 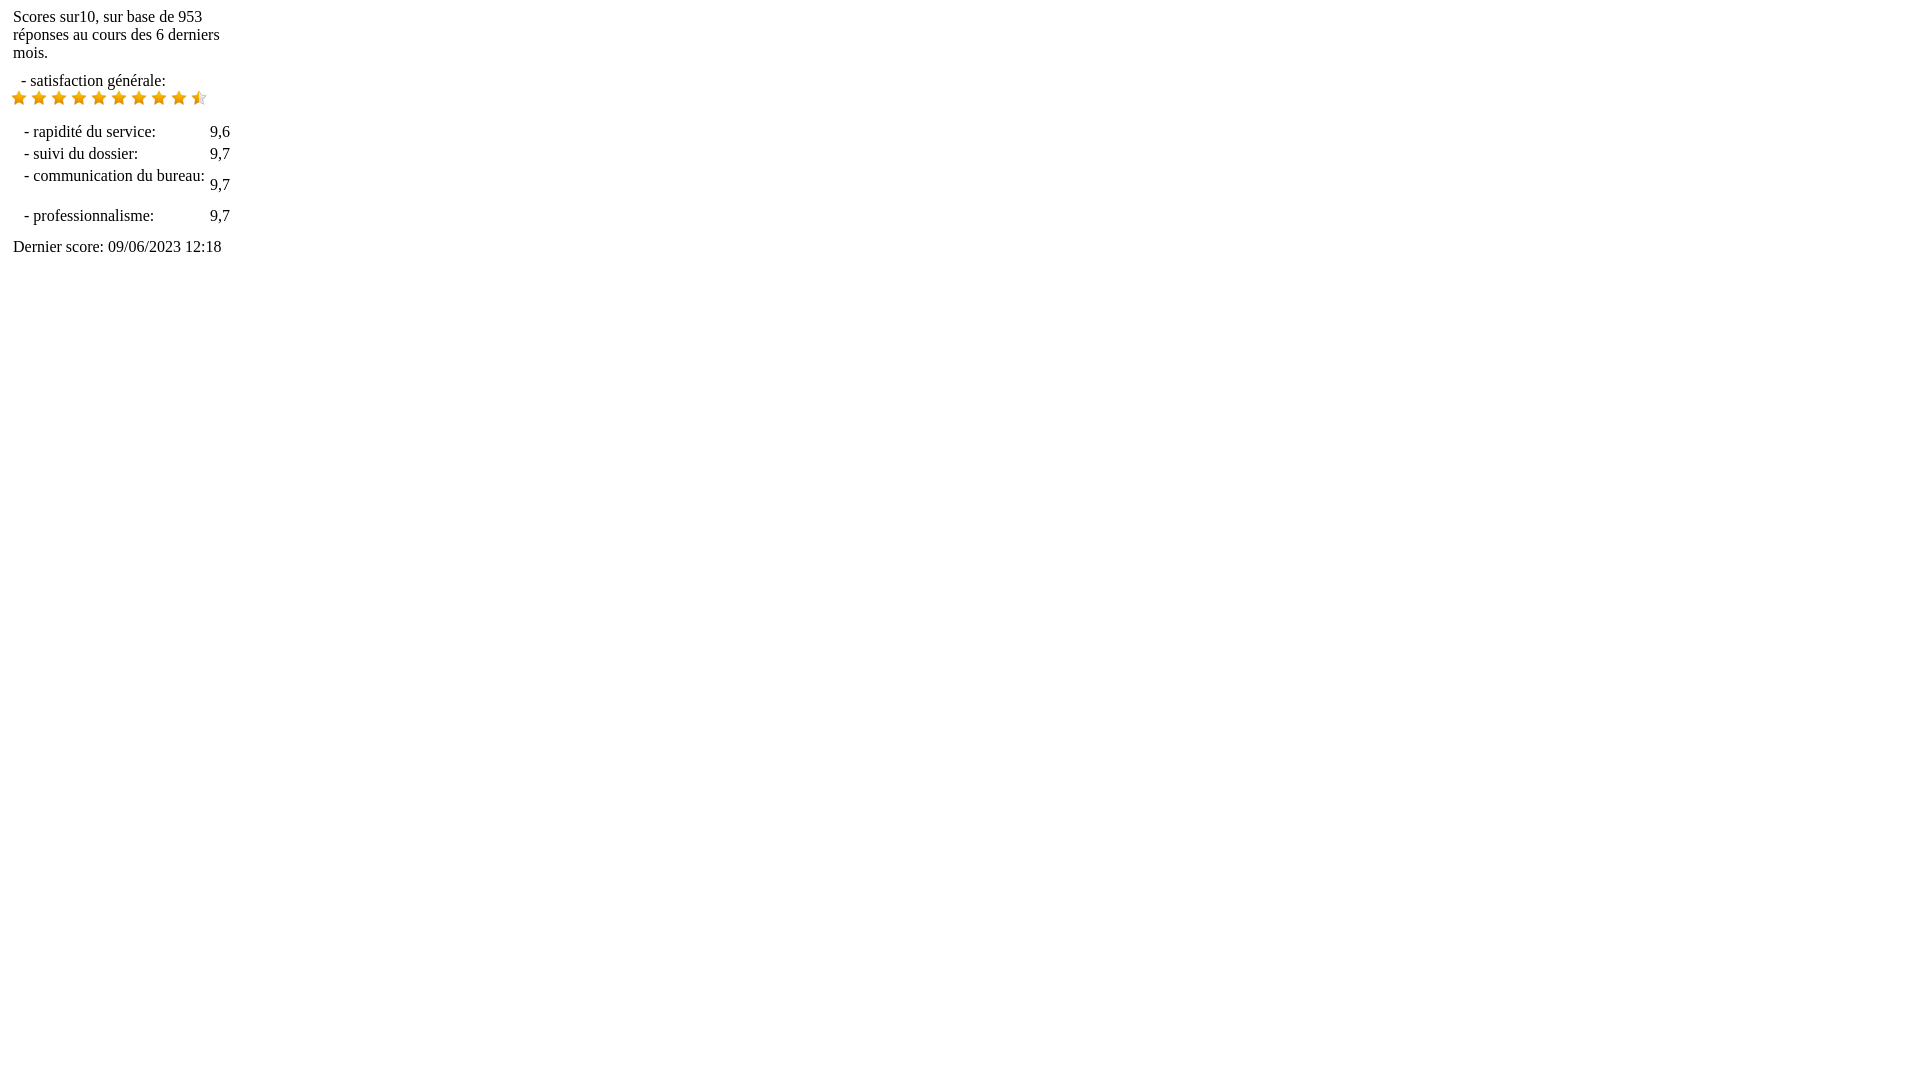 What do you see at coordinates (38, 97) in the screenshot?
I see `'9.6715634837356'` at bounding box center [38, 97].